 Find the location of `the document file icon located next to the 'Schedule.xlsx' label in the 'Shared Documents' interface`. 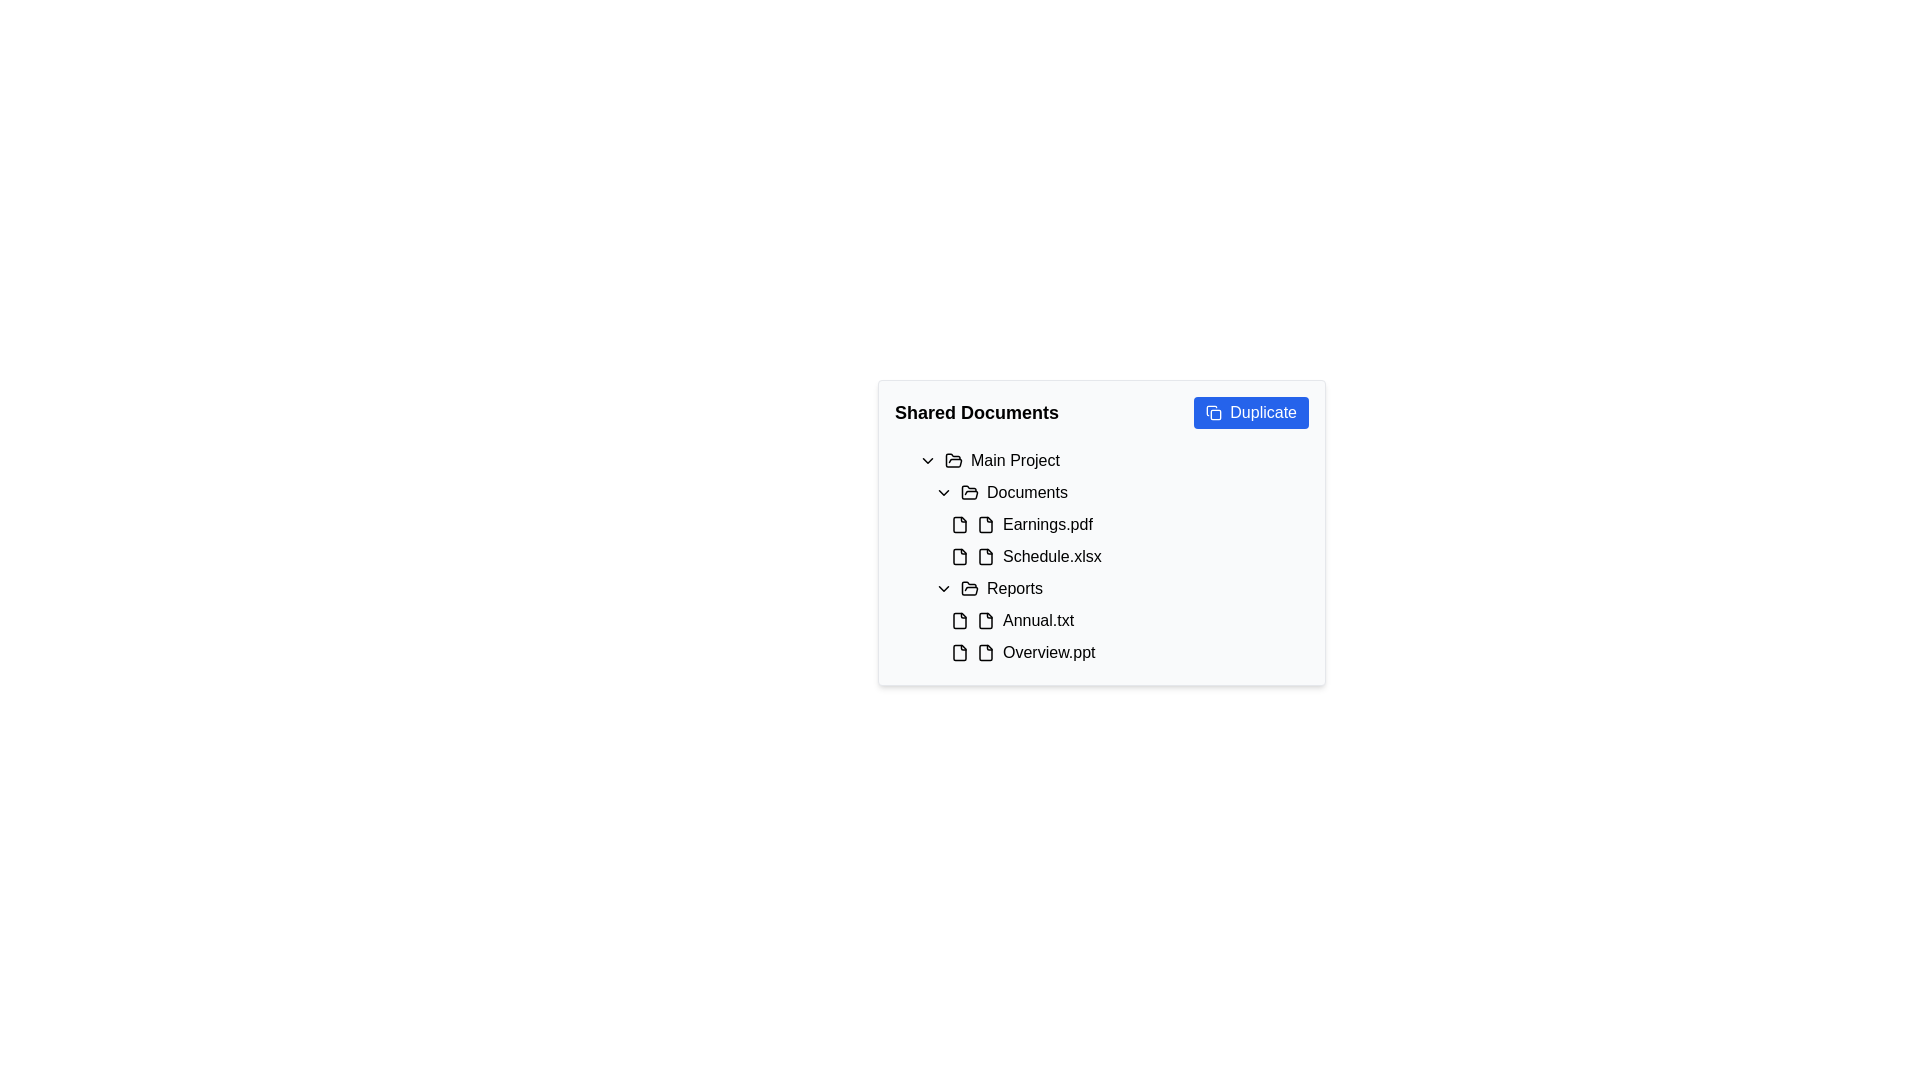

the document file icon located next to the 'Schedule.xlsx' label in the 'Shared Documents' interface is located at coordinates (985, 556).